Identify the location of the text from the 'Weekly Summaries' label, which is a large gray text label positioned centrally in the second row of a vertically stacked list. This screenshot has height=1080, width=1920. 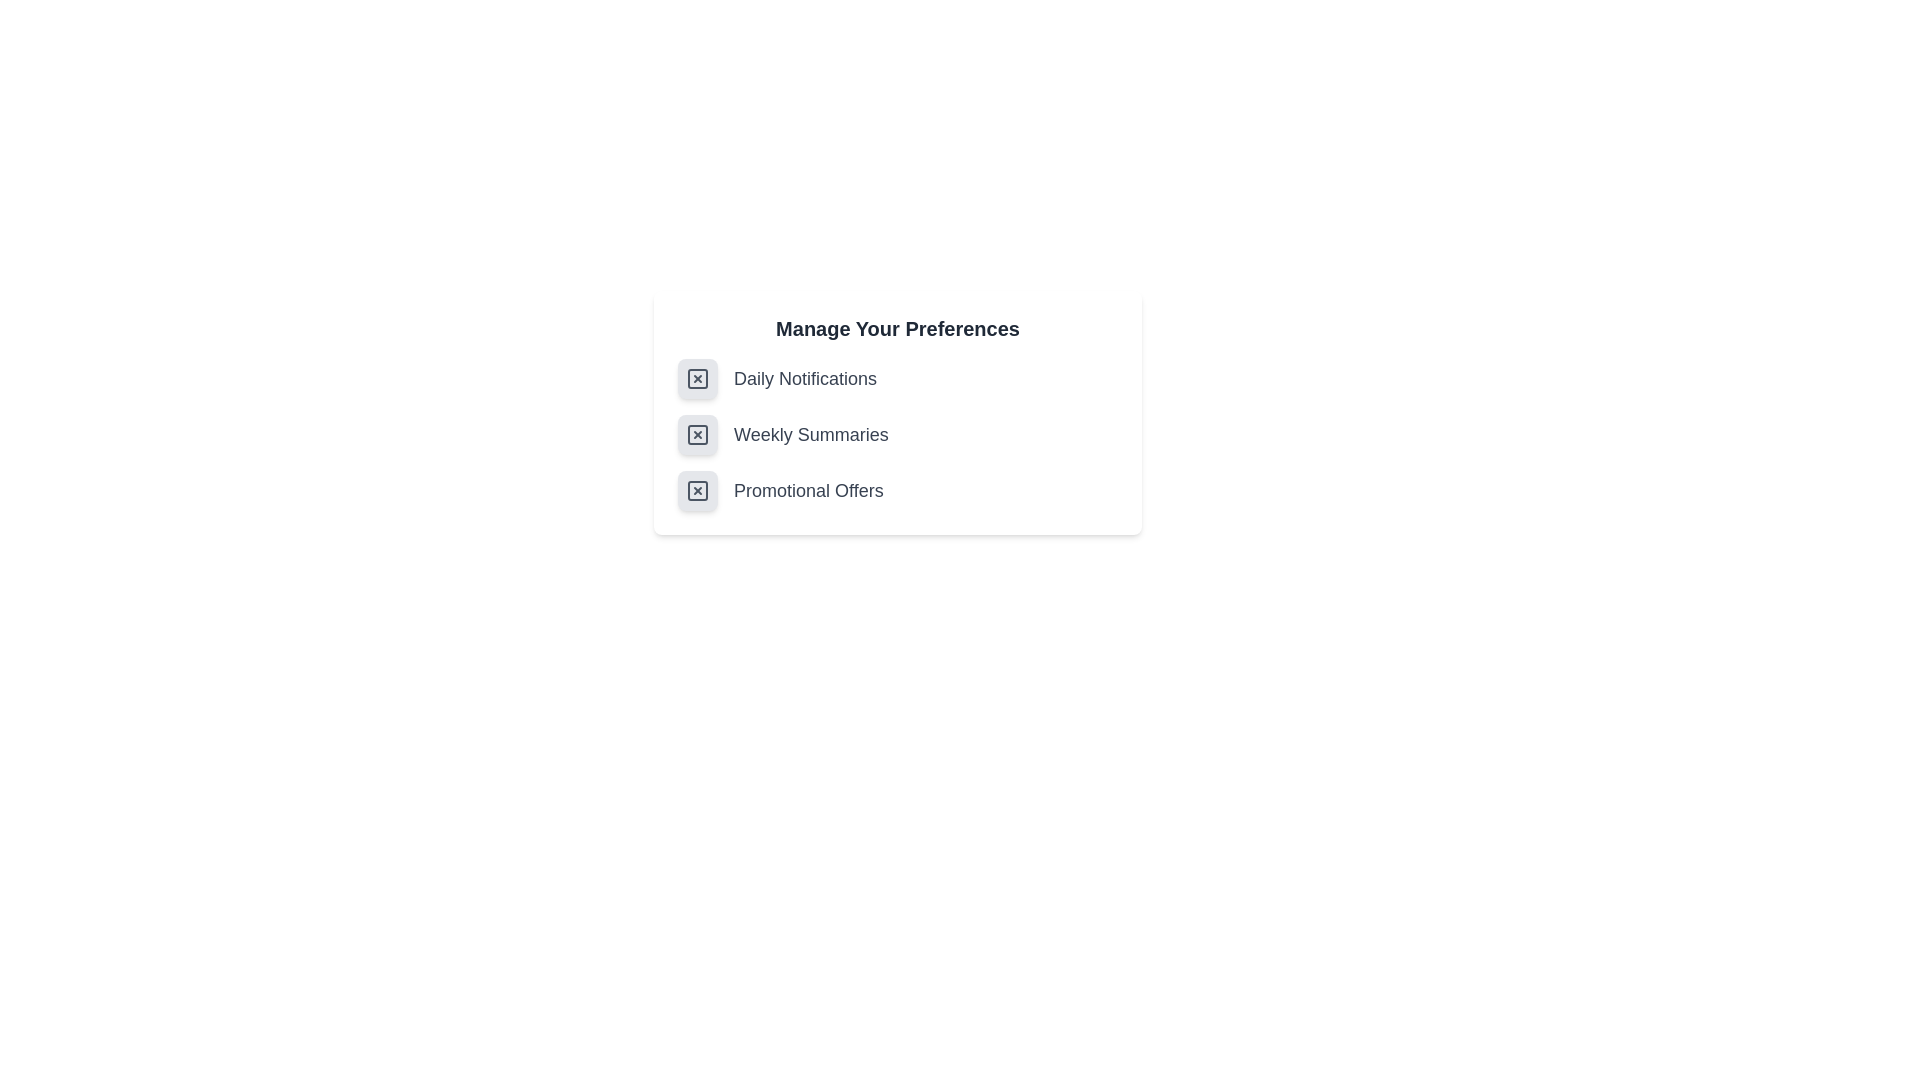
(811, 434).